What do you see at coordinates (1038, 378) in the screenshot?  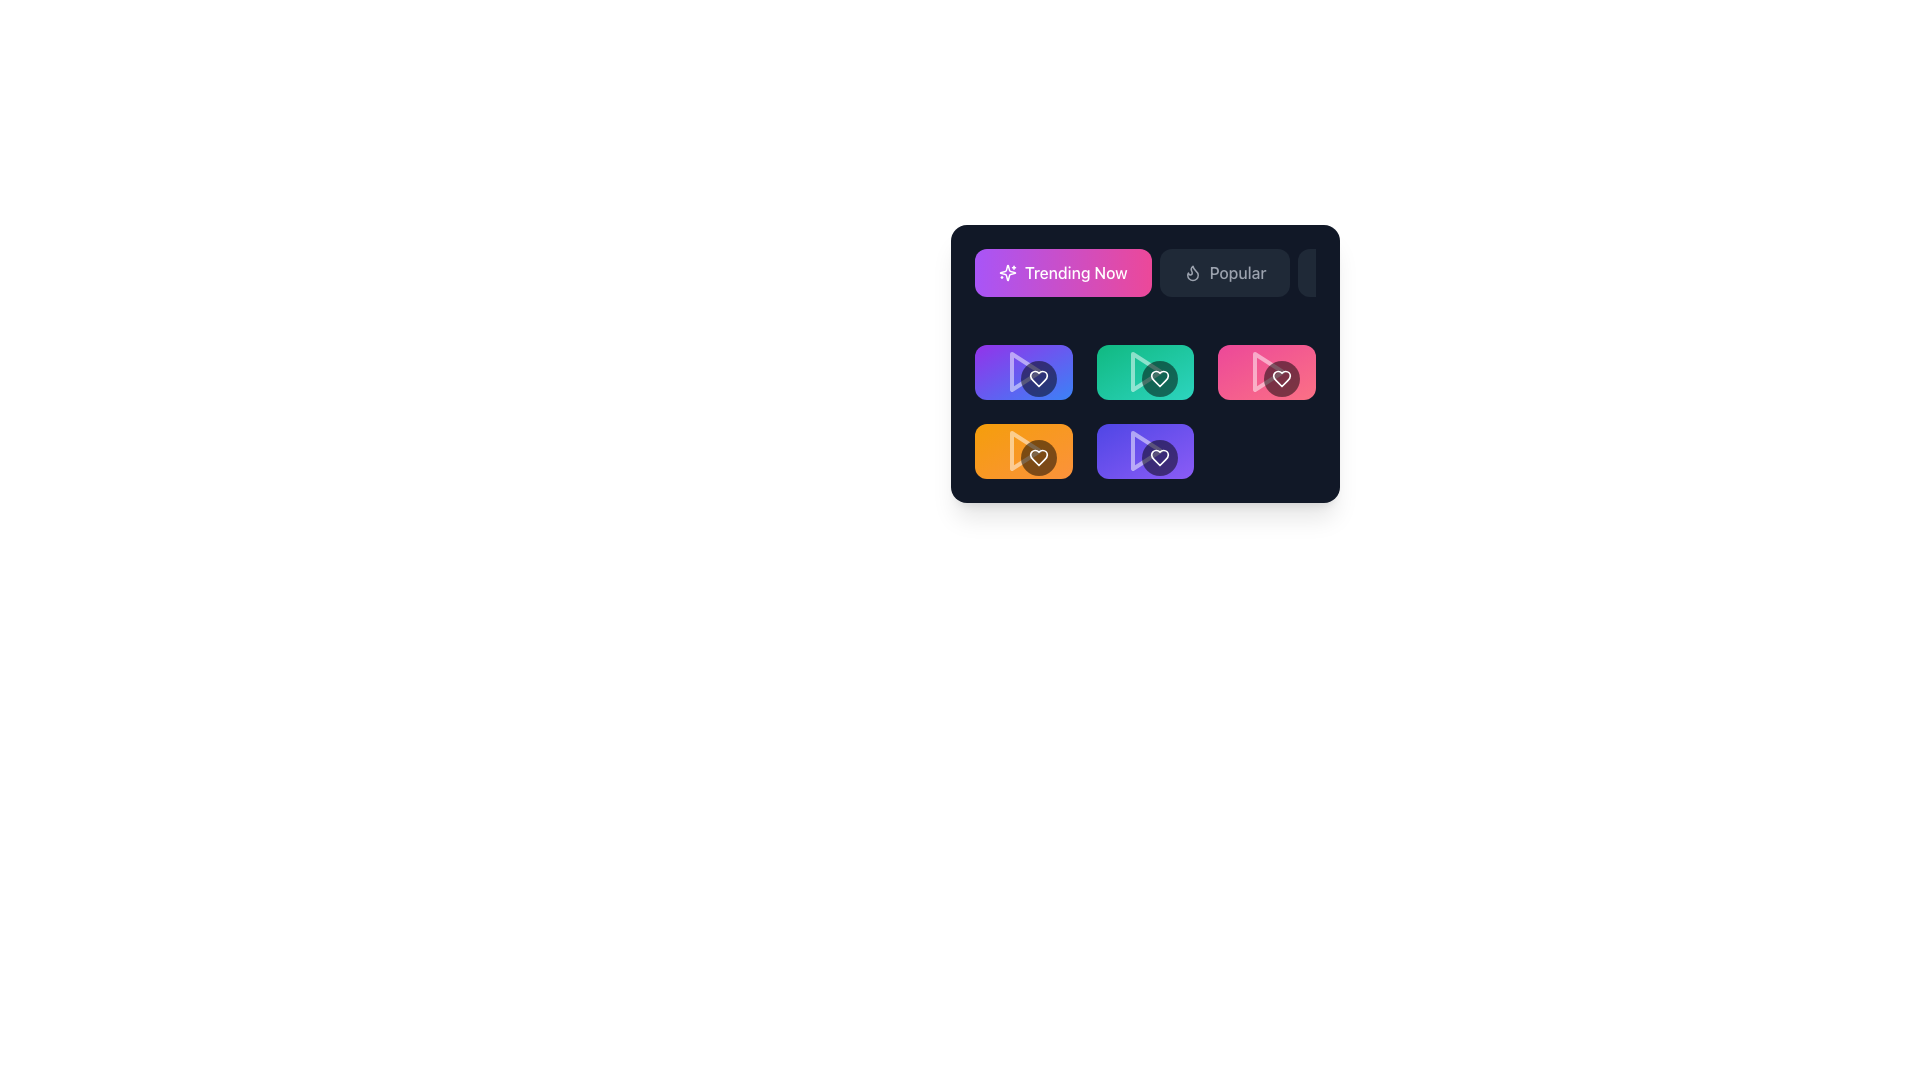 I see `the favorite button located at the top-left tile of the grid layout, which is aligned to the top-right corner of a purple square tile, to mark or unmark as favorite` at bounding box center [1038, 378].